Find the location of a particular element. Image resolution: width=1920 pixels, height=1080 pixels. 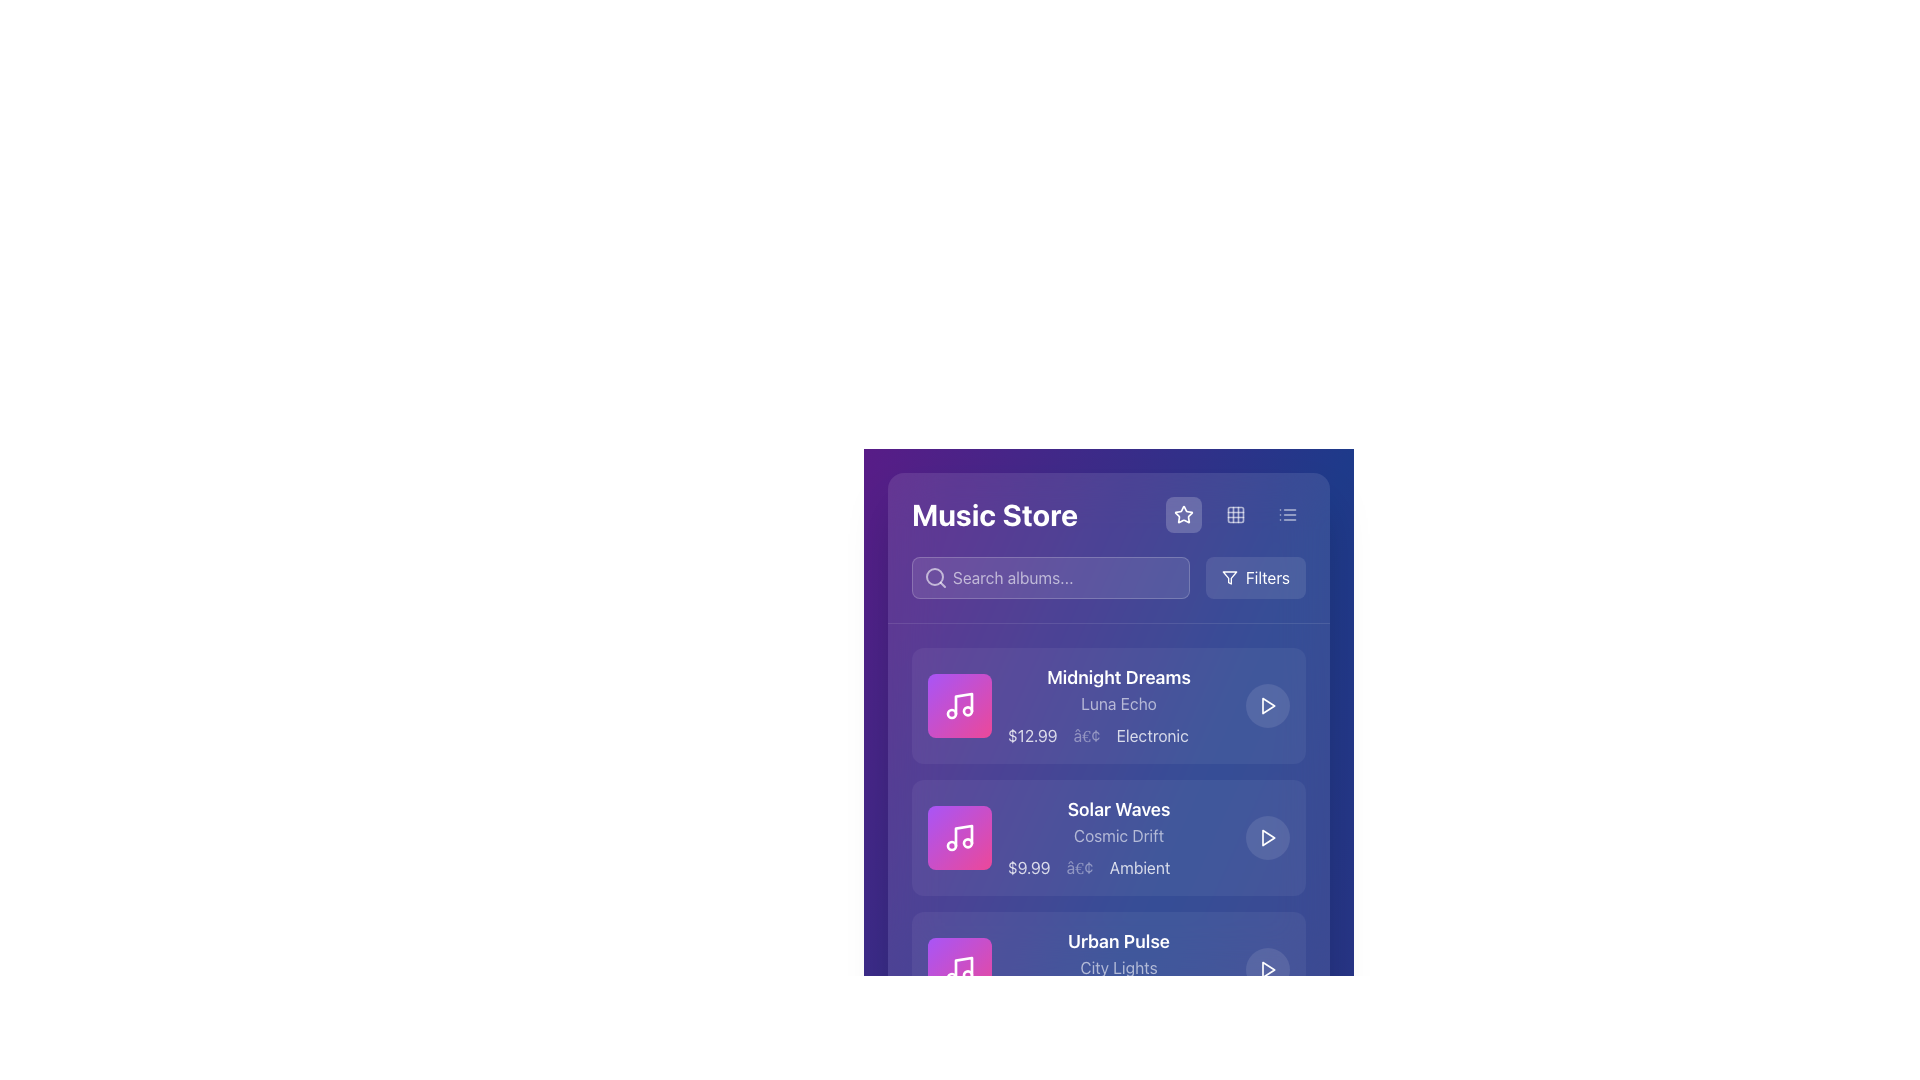

the grid layout icon button located in the top-right corner of the interface, which is visually represented by a square outline divided into nine smaller squares is located at coordinates (1235, 514).